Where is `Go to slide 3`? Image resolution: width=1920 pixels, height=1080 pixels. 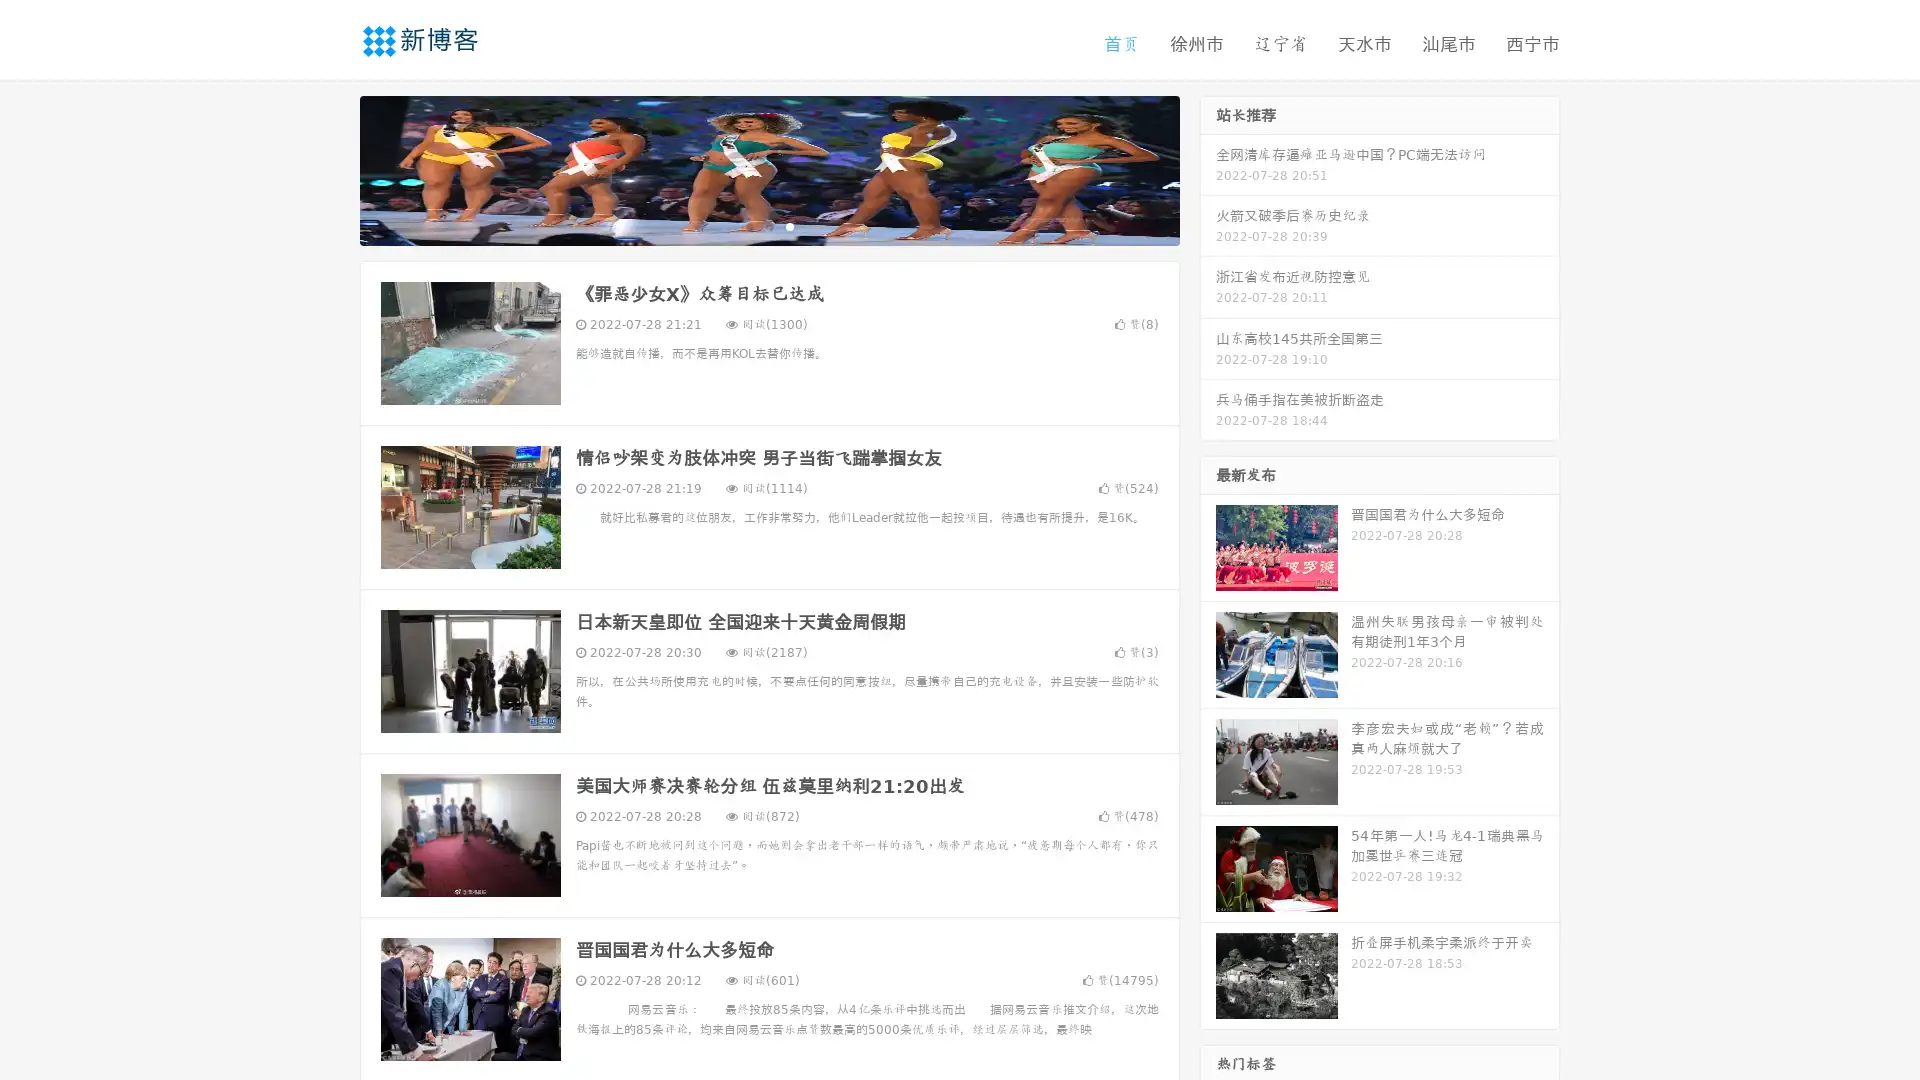 Go to slide 3 is located at coordinates (789, 225).